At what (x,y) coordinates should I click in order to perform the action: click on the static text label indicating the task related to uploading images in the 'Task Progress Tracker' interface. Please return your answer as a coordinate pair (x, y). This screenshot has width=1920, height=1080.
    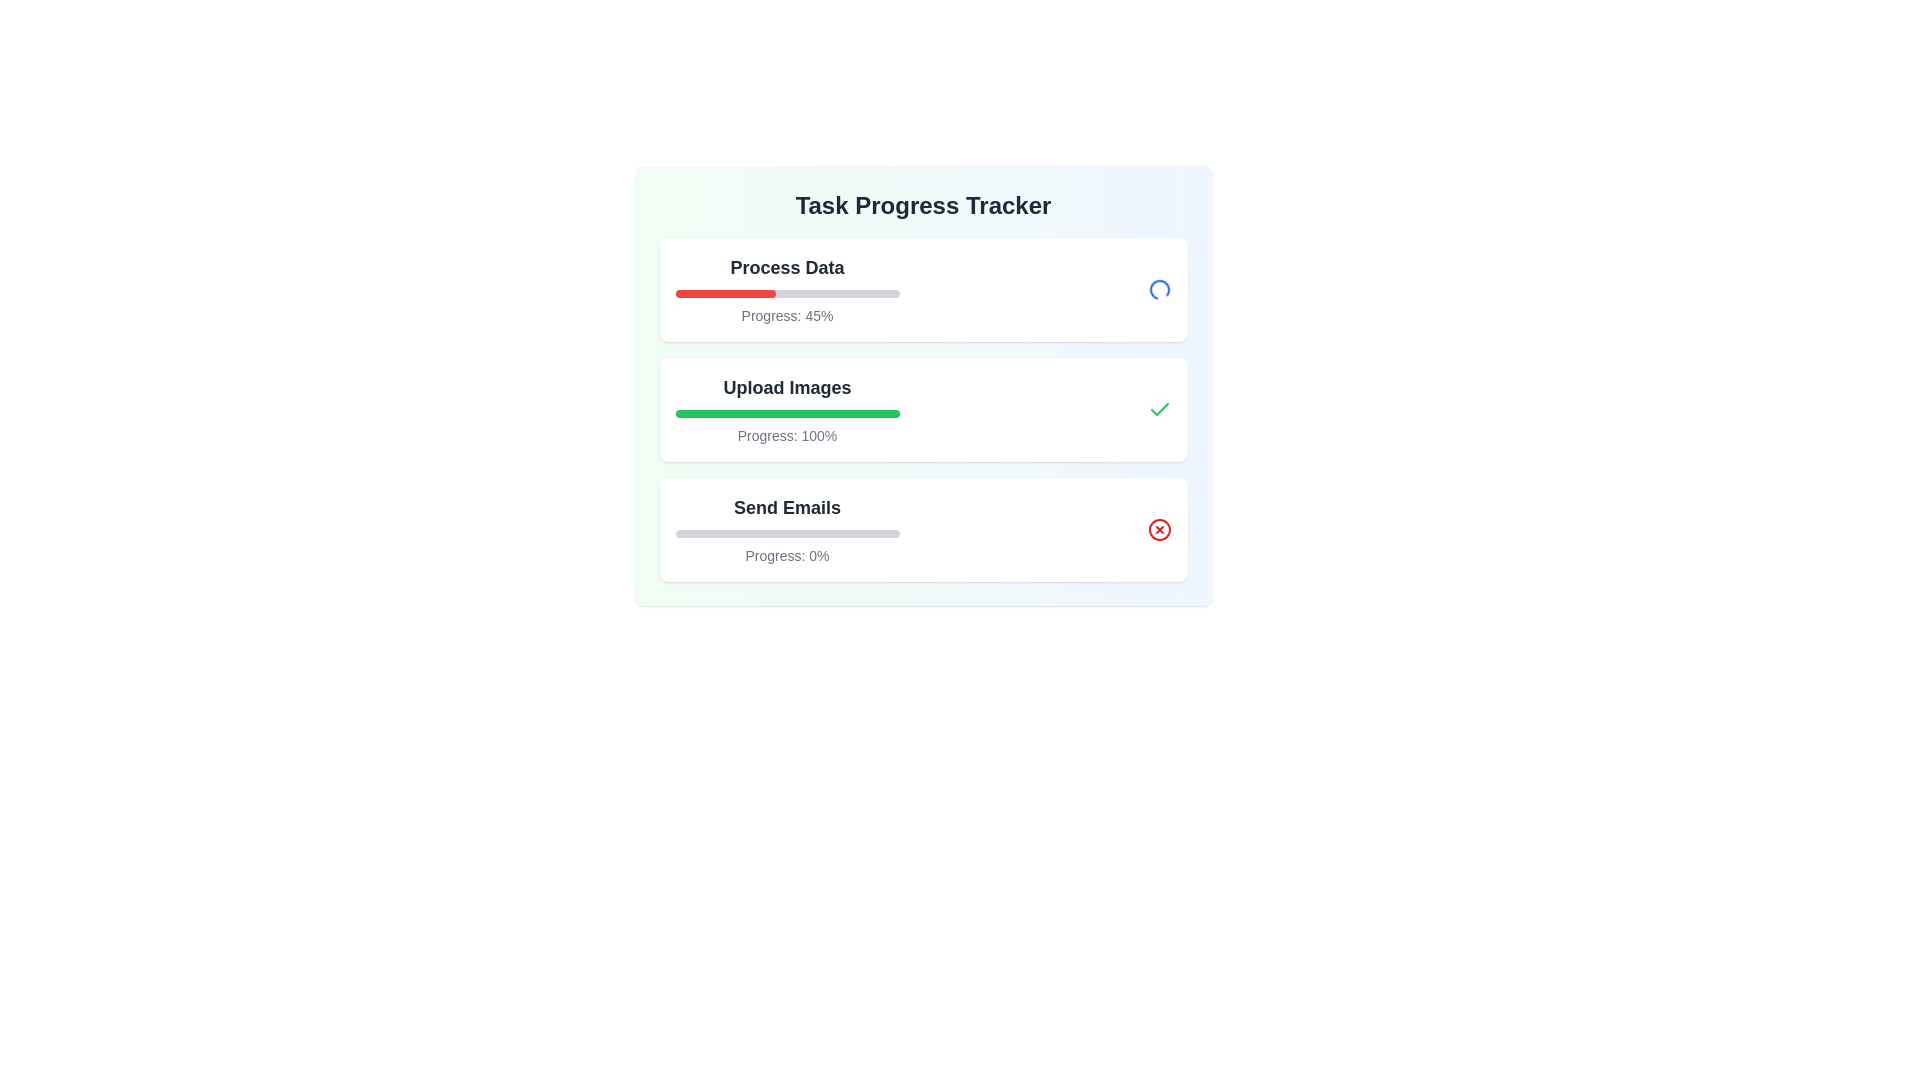
    Looking at the image, I should click on (786, 388).